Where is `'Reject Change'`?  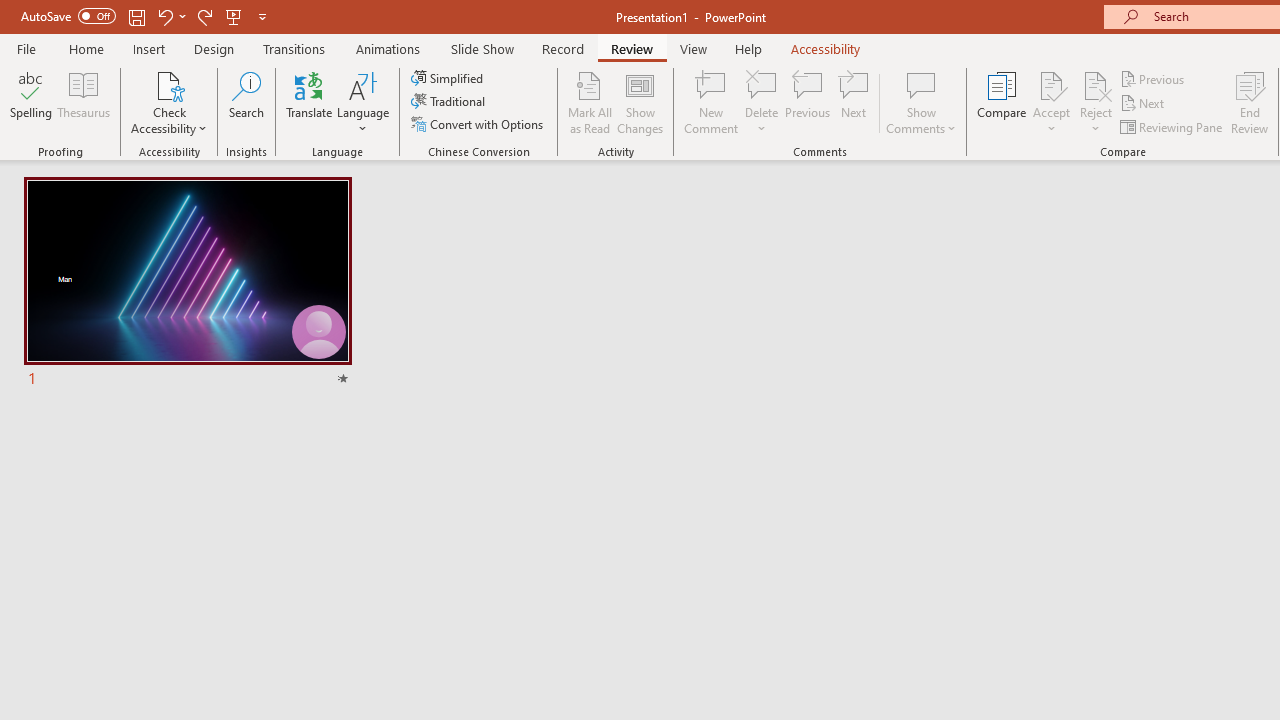
'Reject Change' is located at coordinates (1095, 84).